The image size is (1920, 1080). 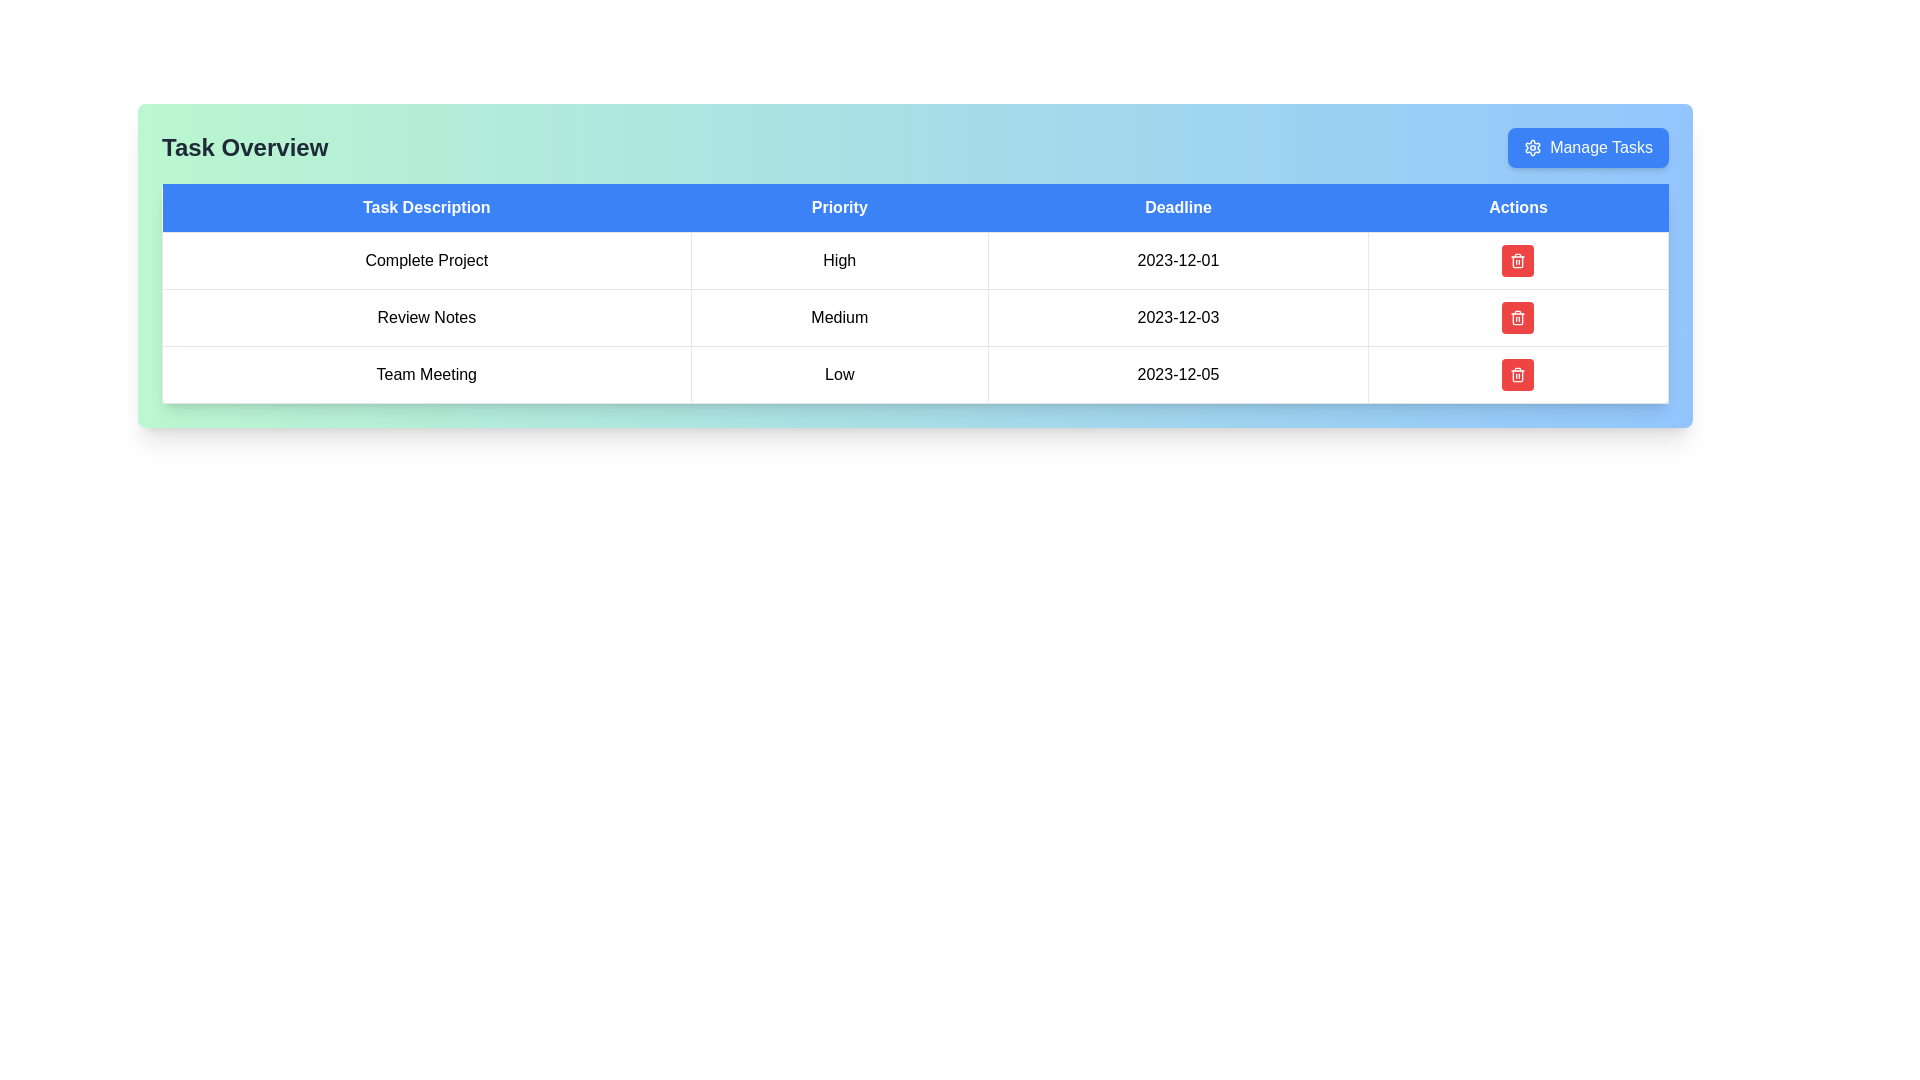 I want to click on the middle row of the task table that contains the columns 'Review Notes', 'Medium', and '2023-12-03' for editing, so click(x=914, y=316).